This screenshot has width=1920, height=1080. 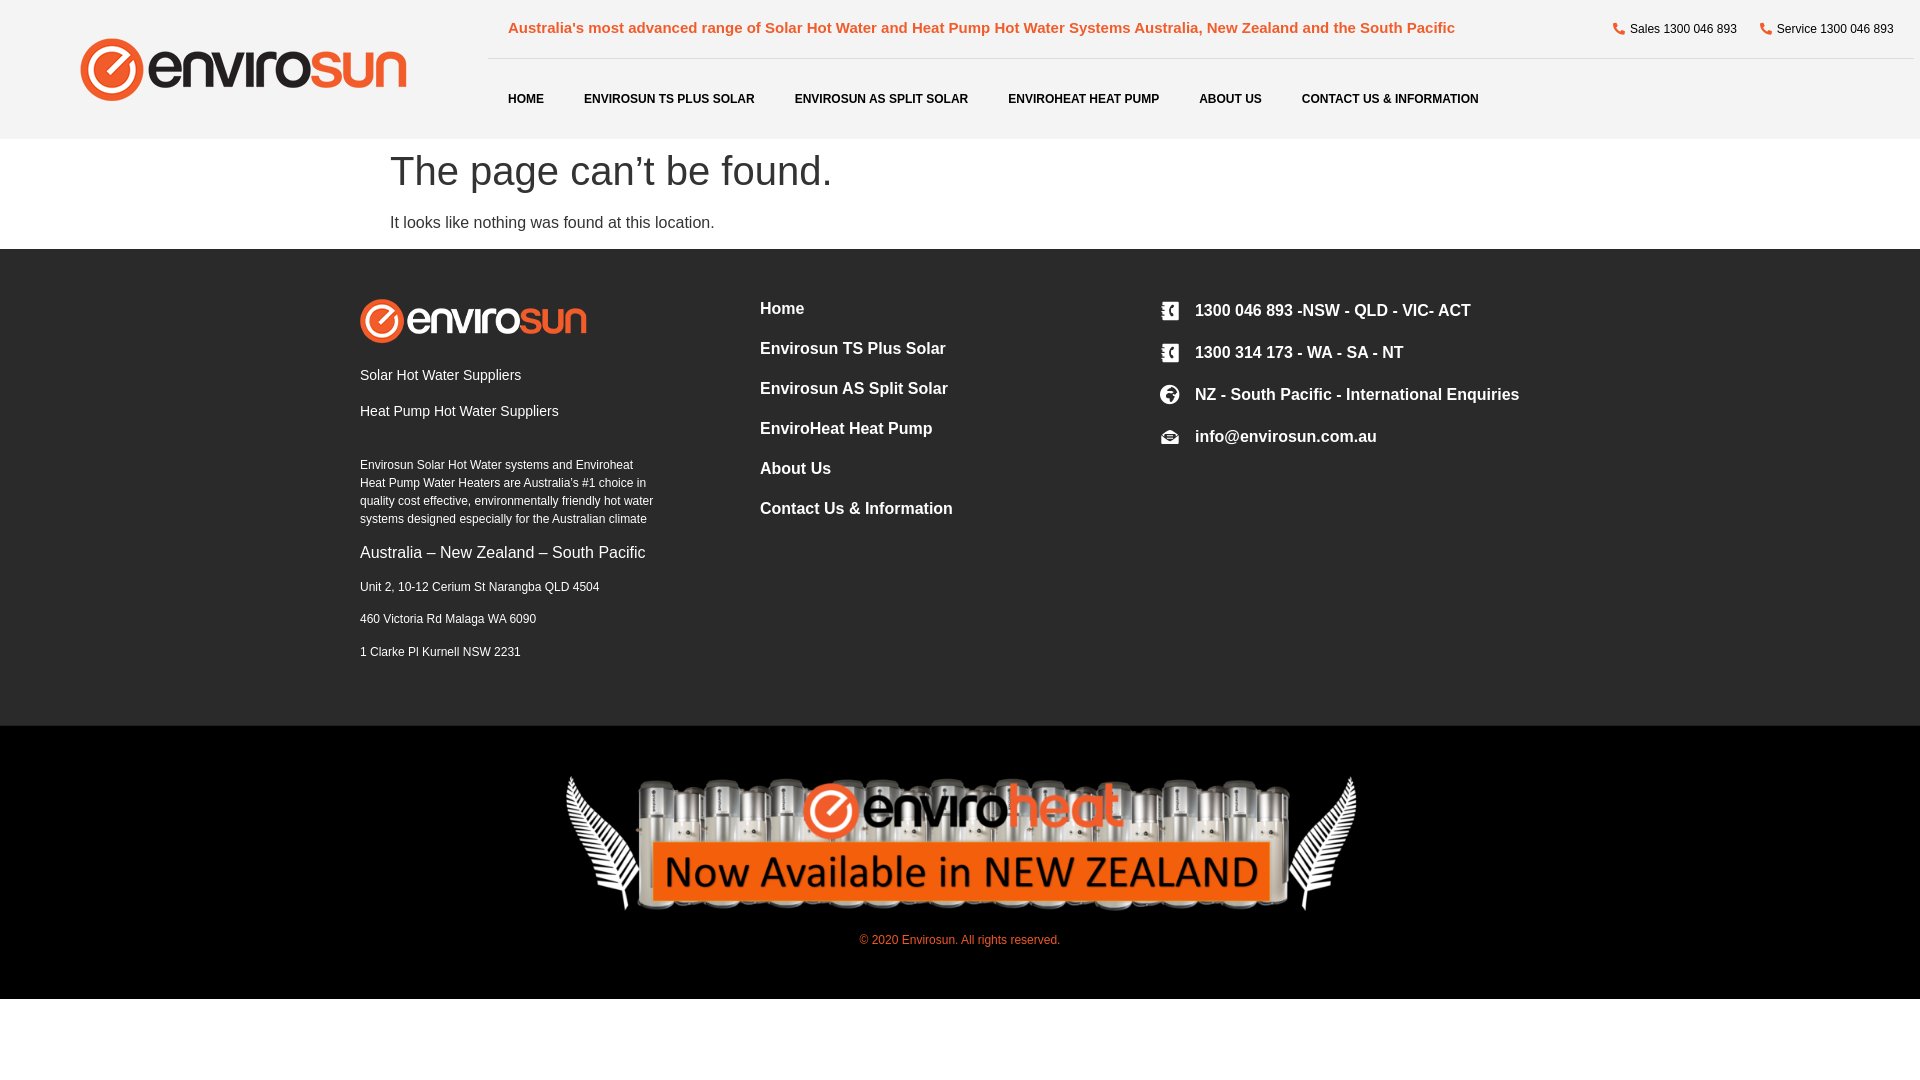 What do you see at coordinates (1359, 394) in the screenshot?
I see `'NZ - South Pacific - International Enquiries'` at bounding box center [1359, 394].